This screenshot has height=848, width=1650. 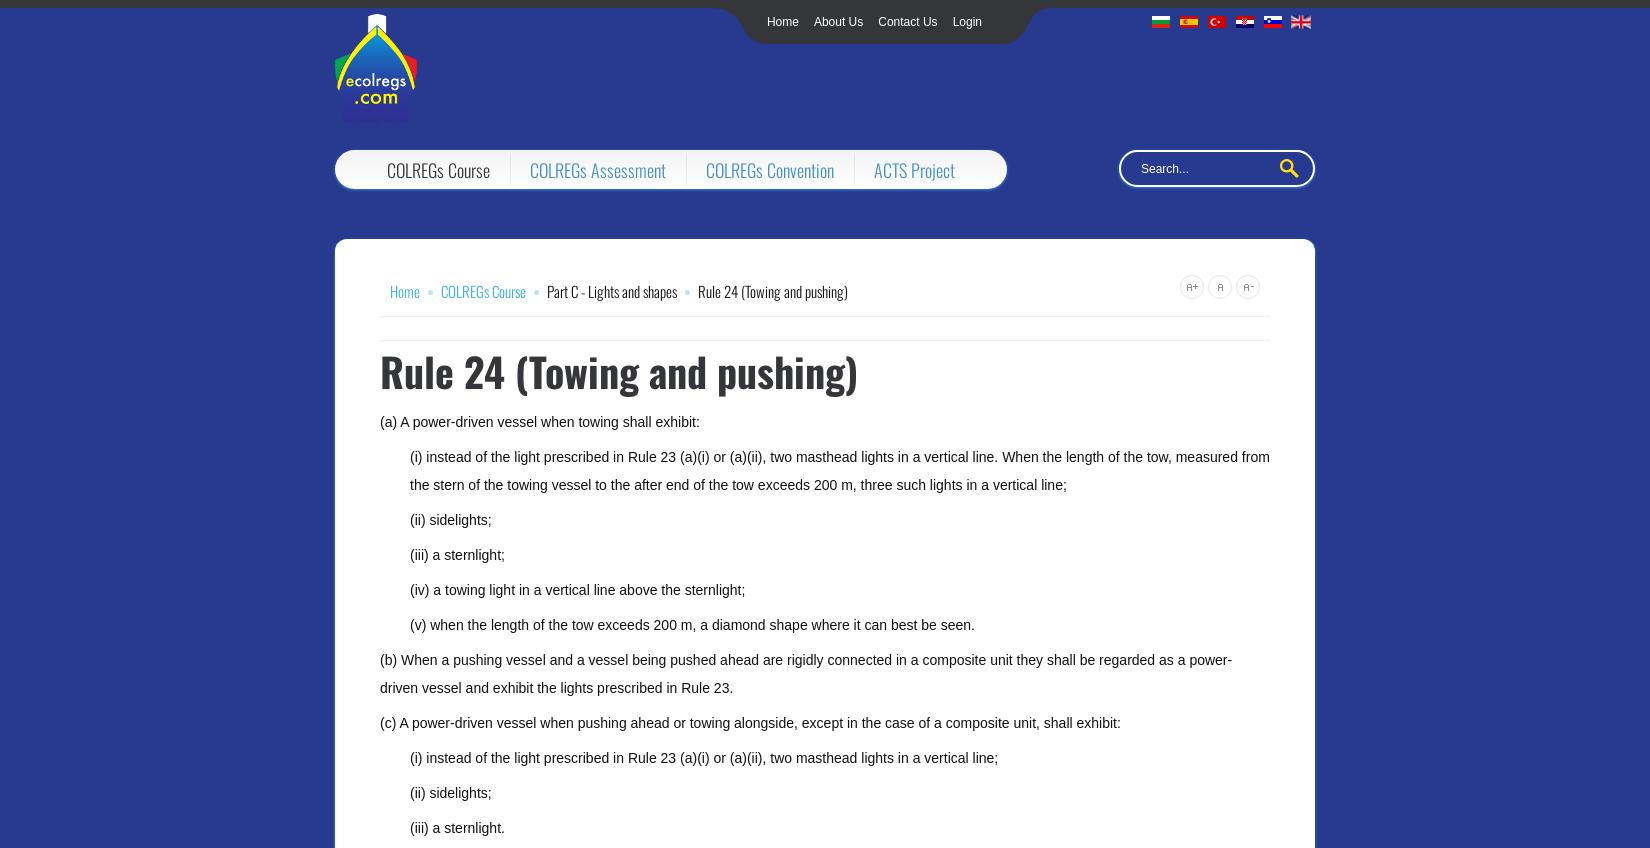 What do you see at coordinates (703, 757) in the screenshot?
I see `'(i) instead of the light prescribed in Rule 23 (a)(i) or (a)(ii), two masthead lights in a vertical line;'` at bounding box center [703, 757].